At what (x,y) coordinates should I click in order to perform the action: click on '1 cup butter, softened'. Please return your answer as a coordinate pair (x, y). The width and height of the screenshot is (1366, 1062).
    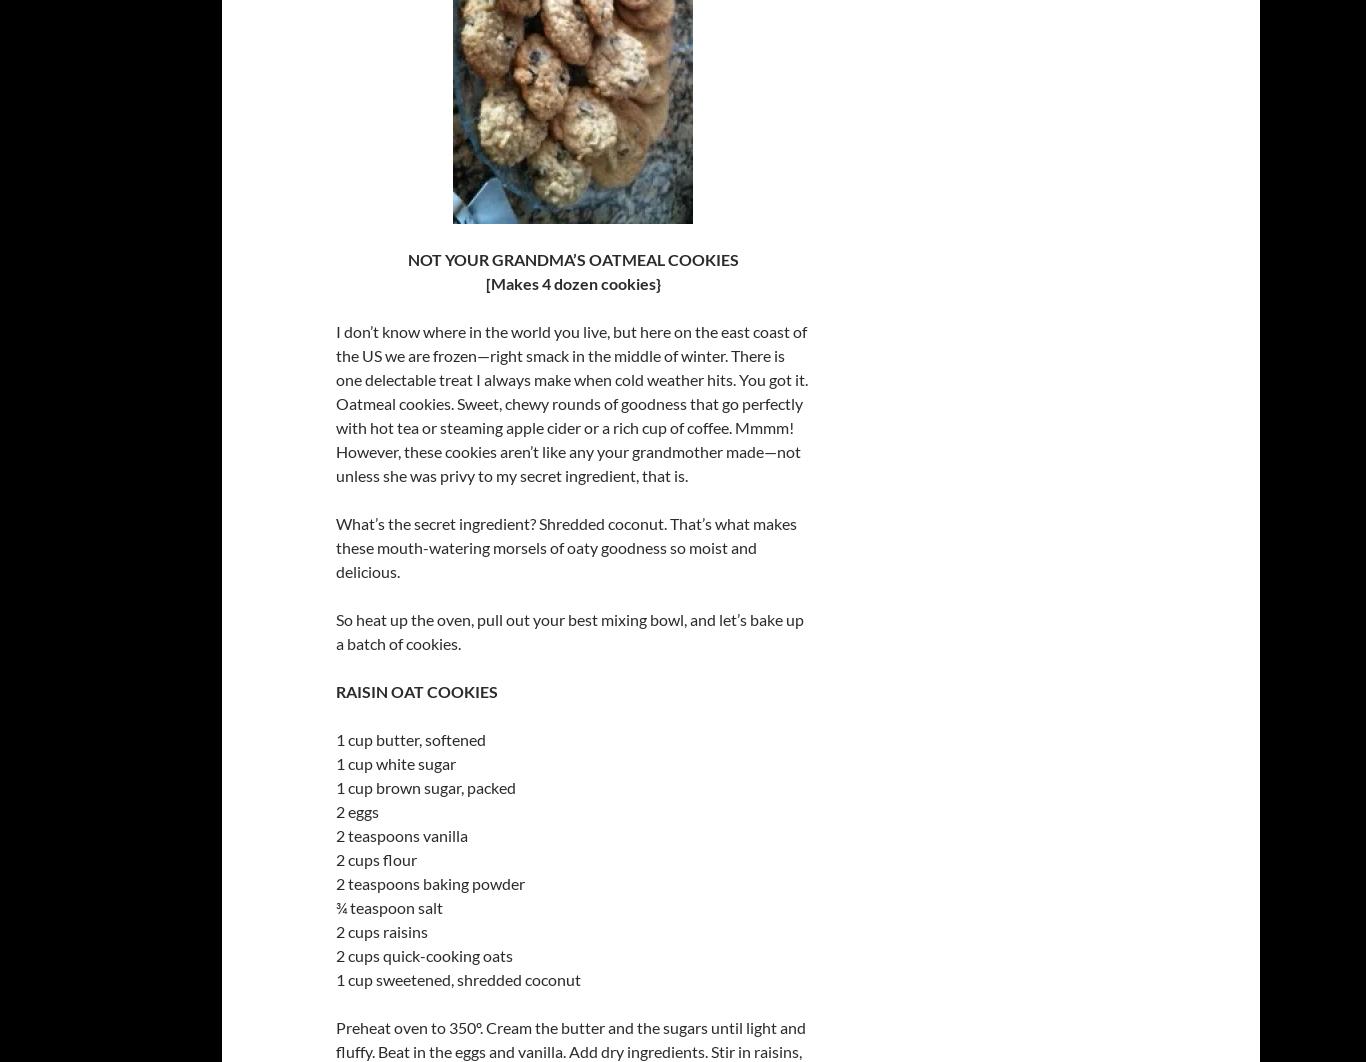
    Looking at the image, I should click on (410, 739).